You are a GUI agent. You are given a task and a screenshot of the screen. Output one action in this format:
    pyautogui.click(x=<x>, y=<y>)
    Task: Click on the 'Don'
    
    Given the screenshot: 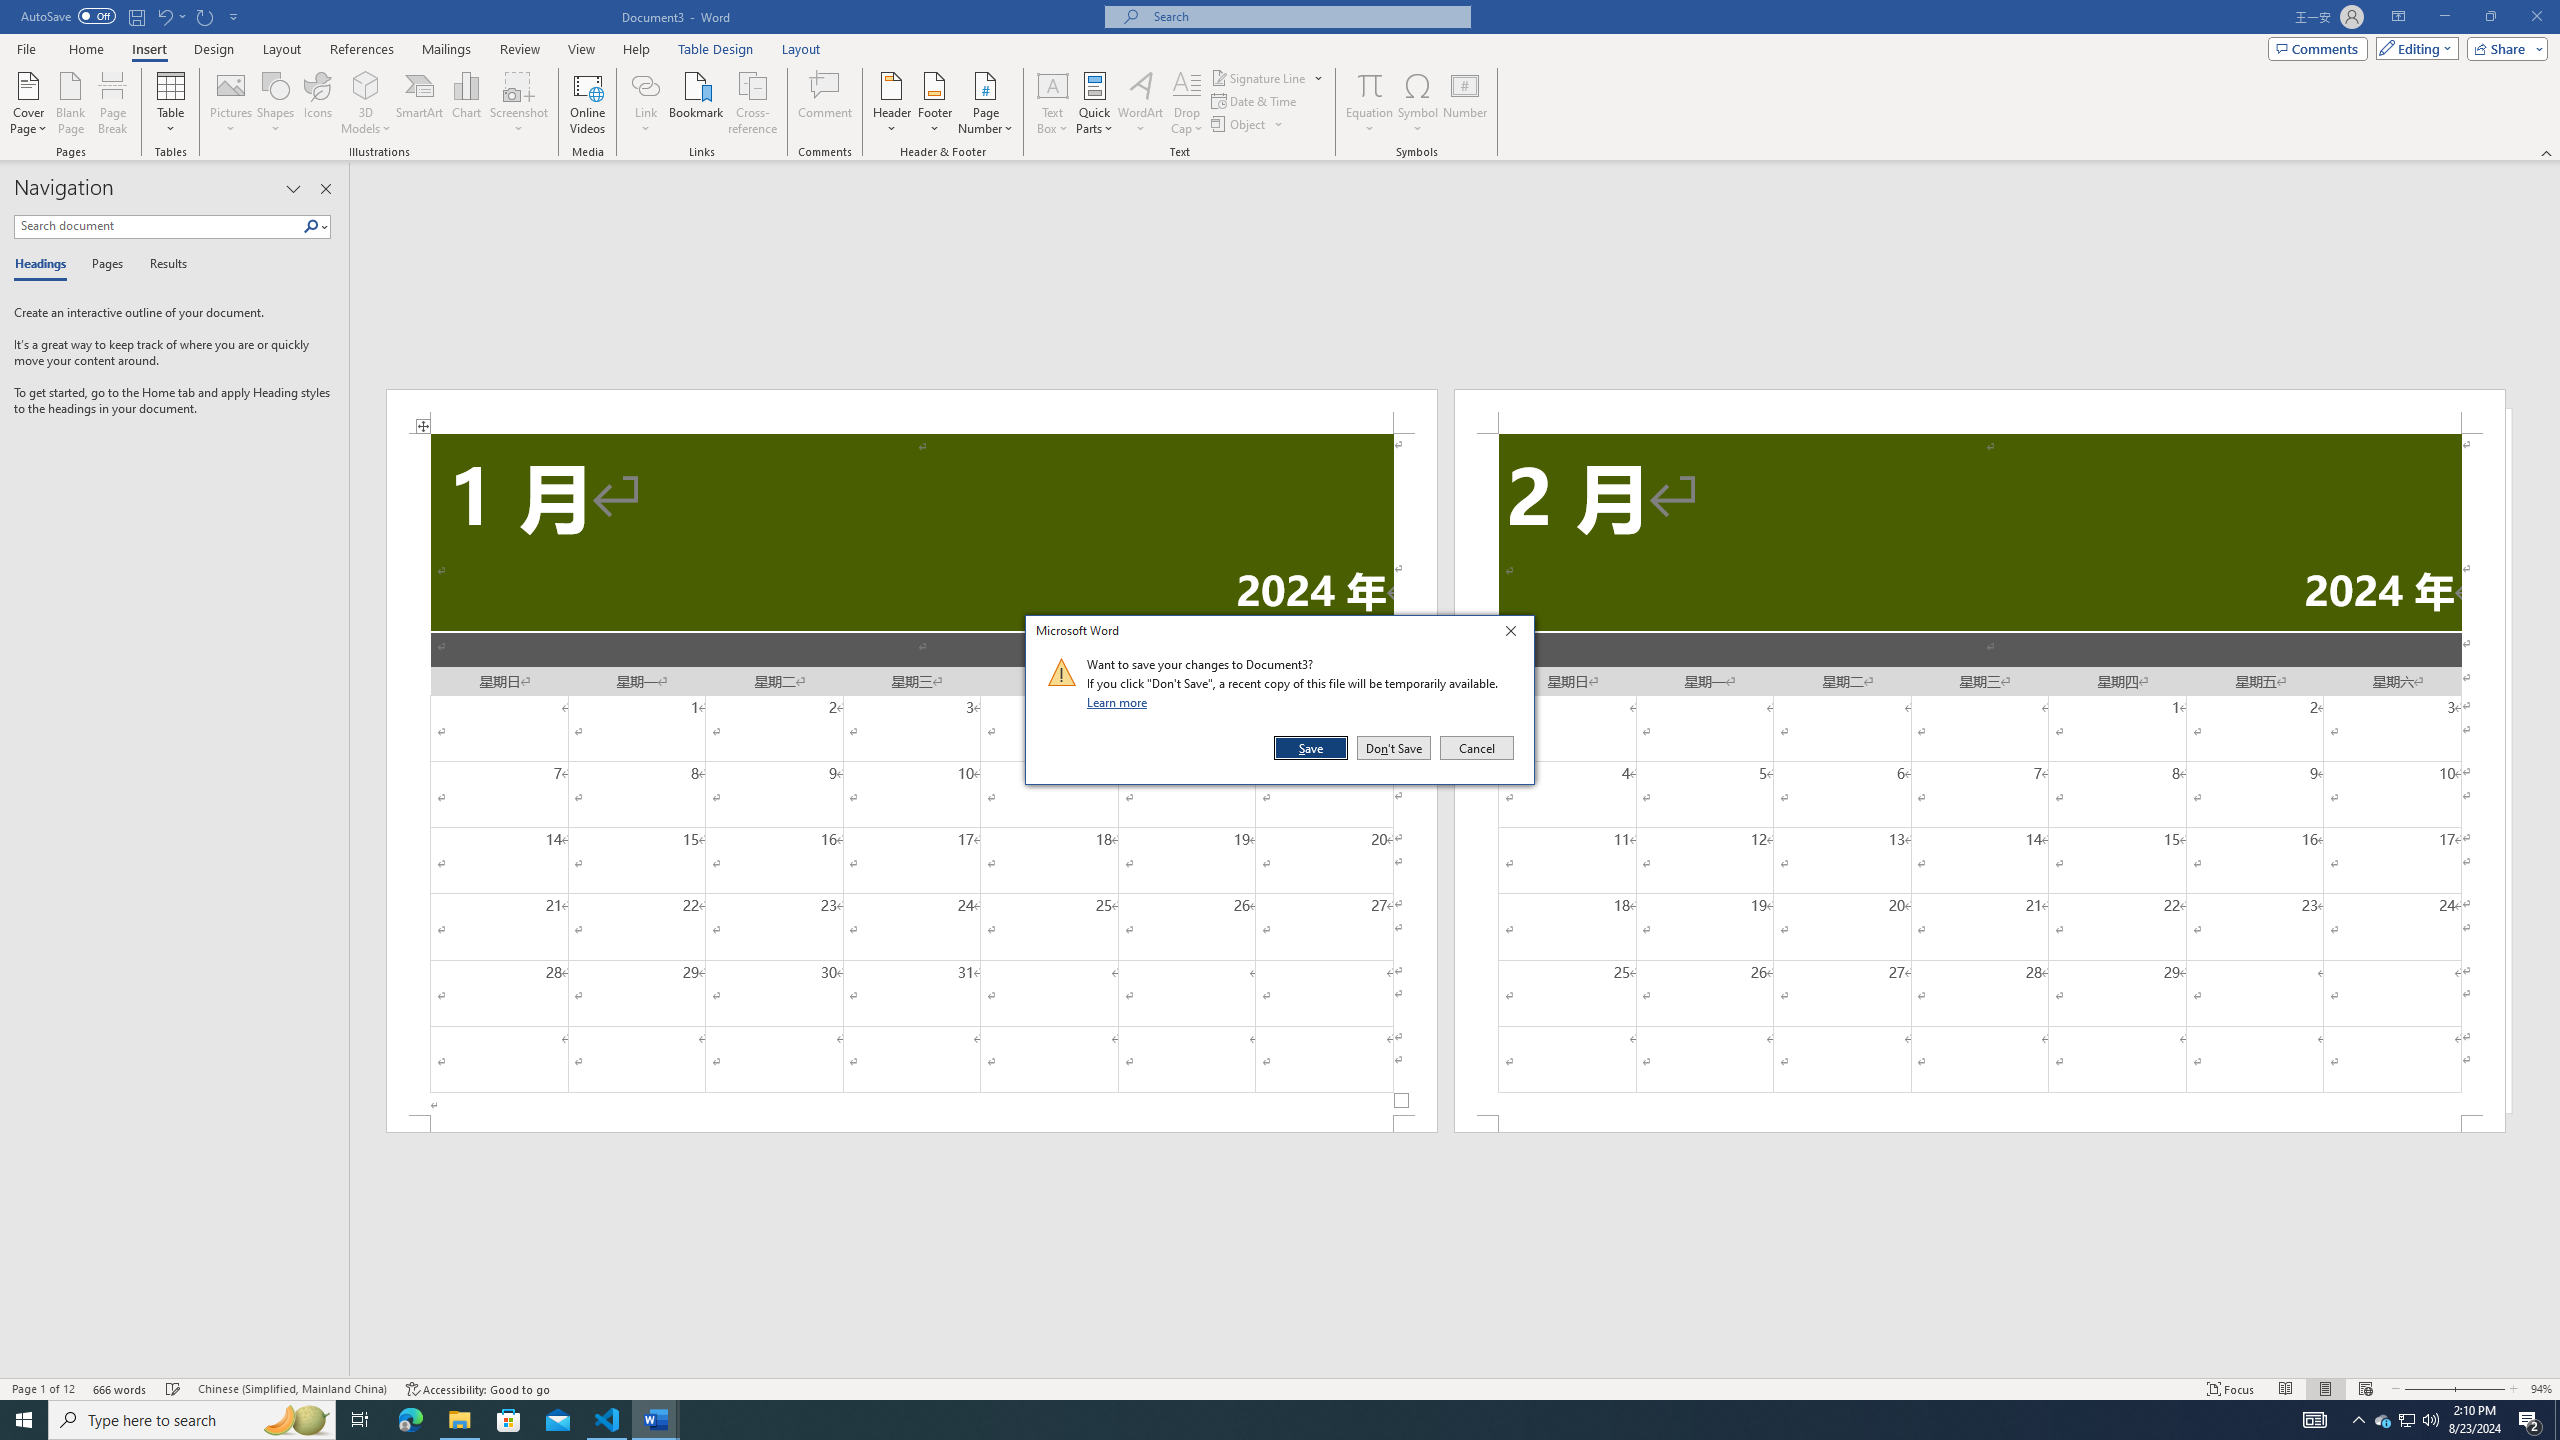 What is the action you would take?
    pyautogui.click(x=1393, y=747)
    